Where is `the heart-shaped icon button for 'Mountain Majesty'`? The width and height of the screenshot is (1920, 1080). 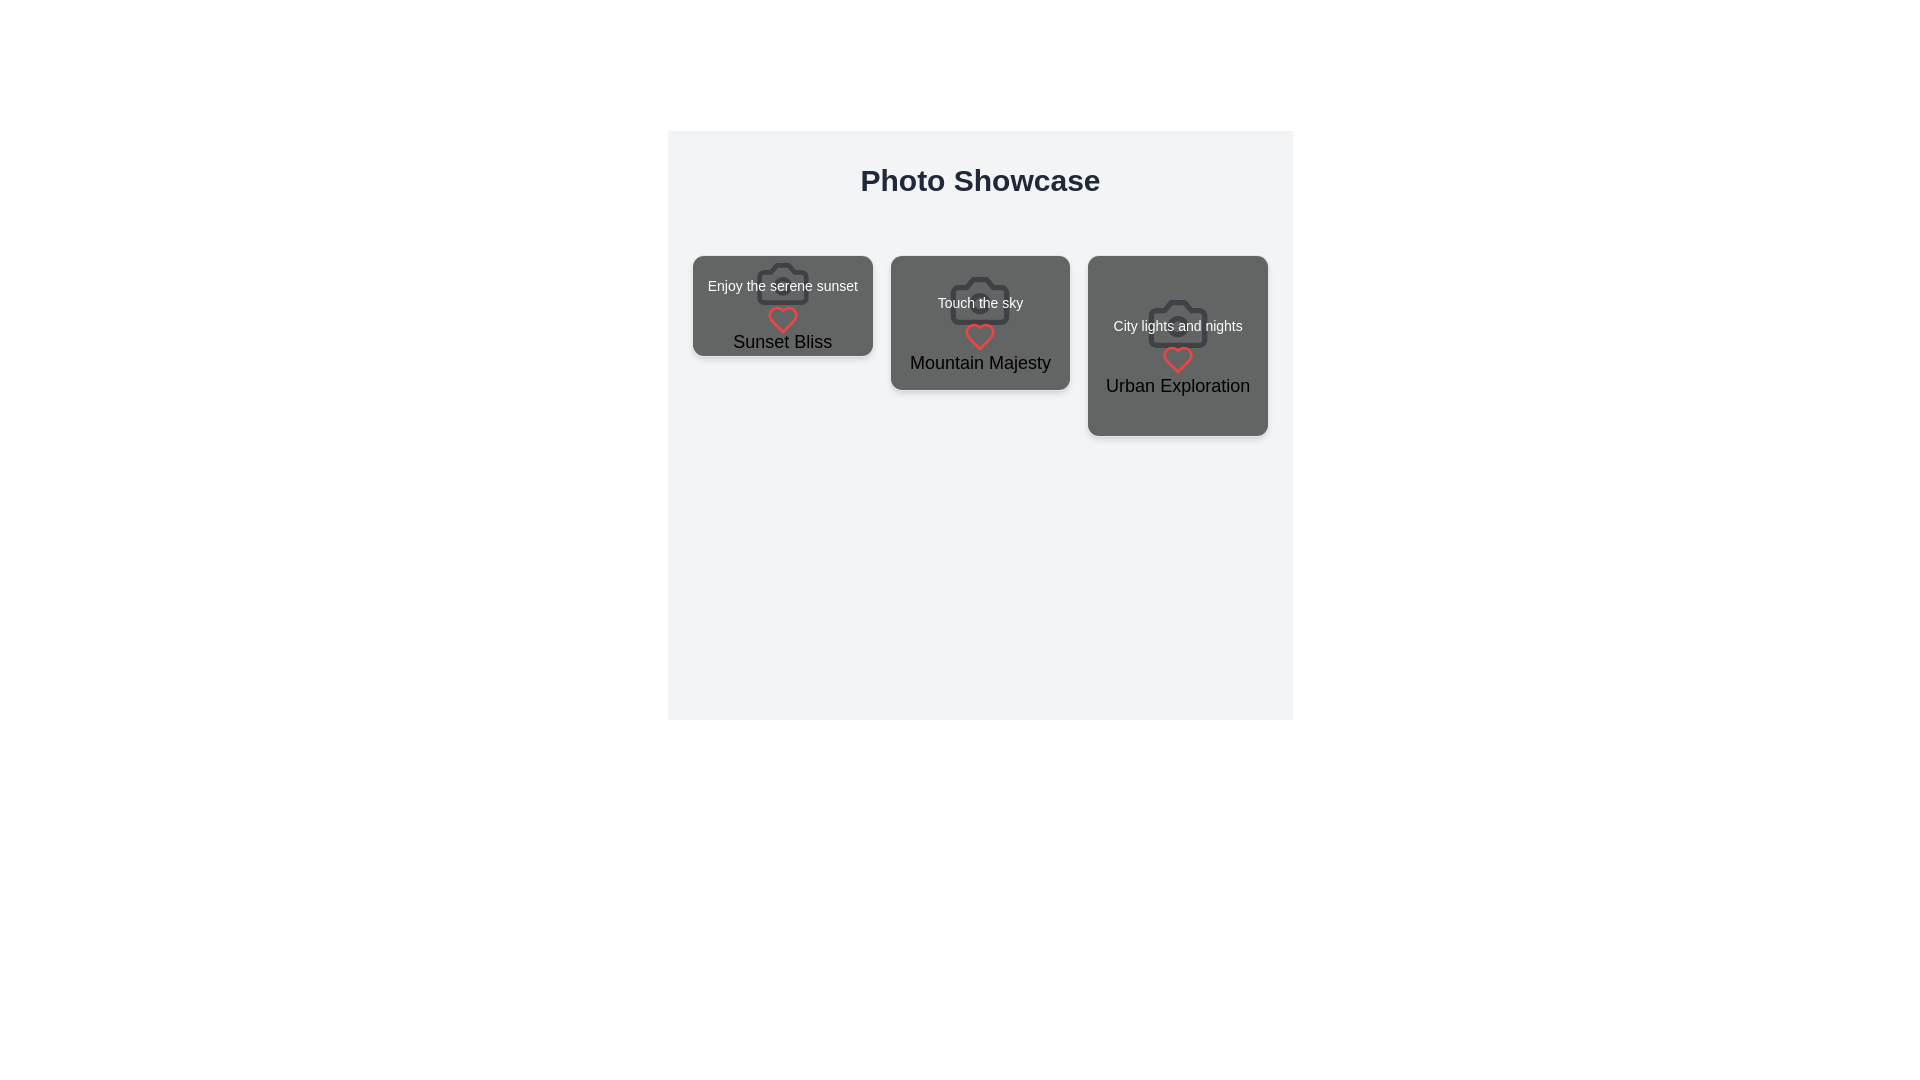
the heart-shaped icon button for 'Mountain Majesty' is located at coordinates (980, 336).